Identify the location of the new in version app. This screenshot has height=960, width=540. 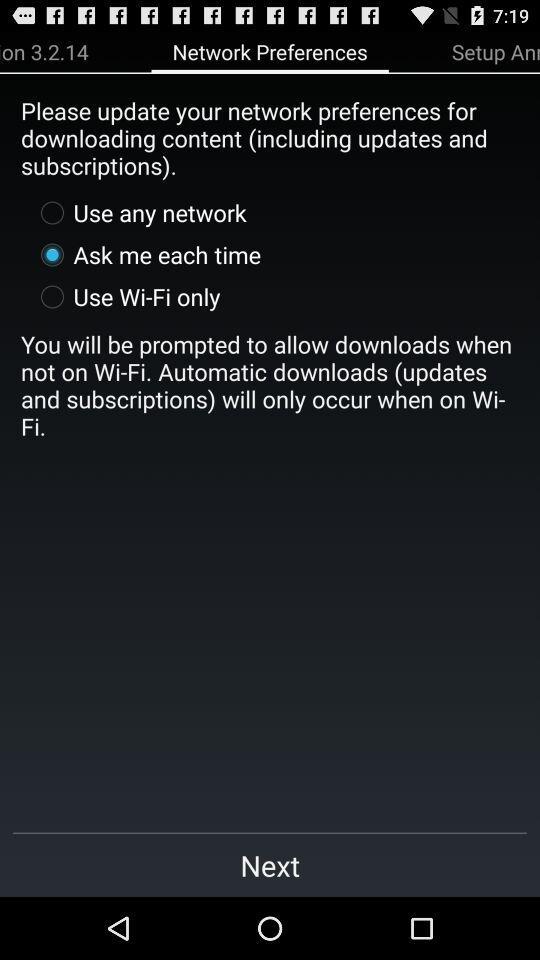
(44, 50).